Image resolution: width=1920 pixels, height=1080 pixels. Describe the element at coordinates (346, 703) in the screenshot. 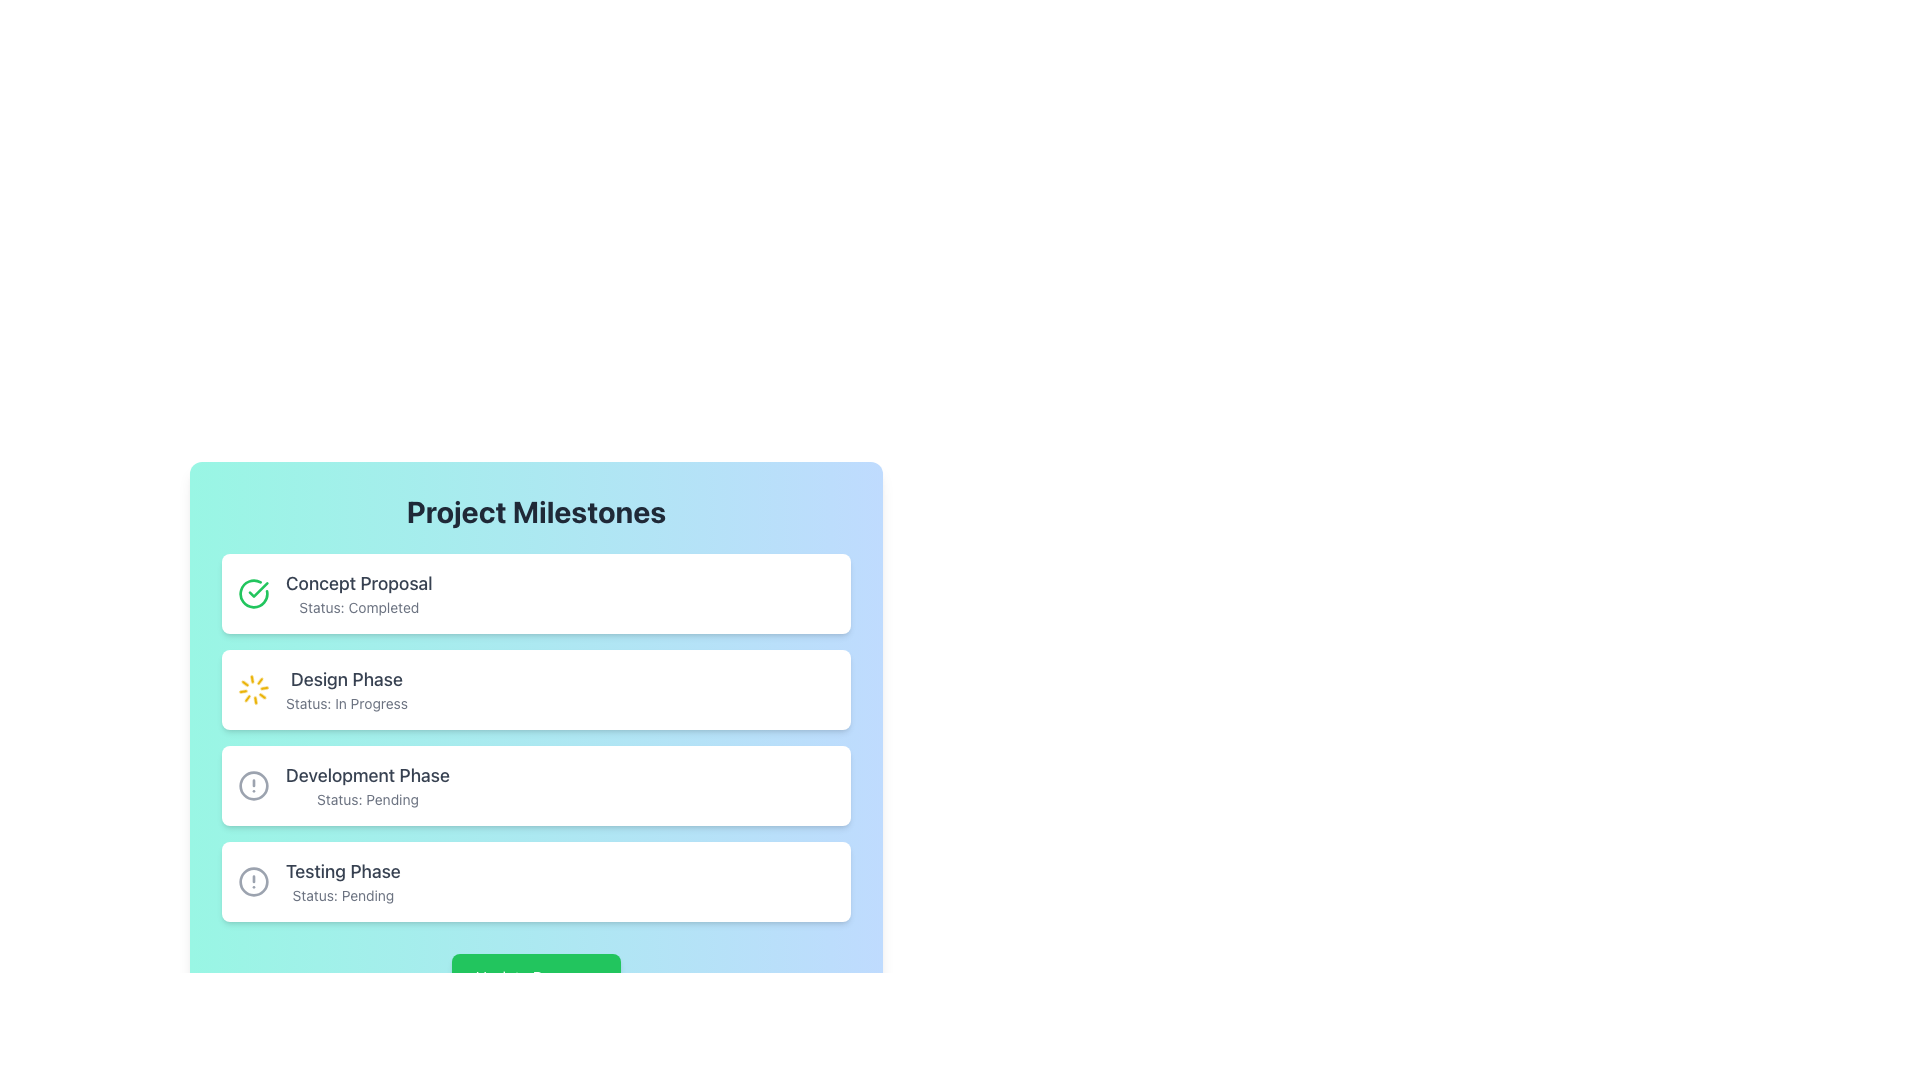

I see `the informational text label indicating the current status of the project phase as 'In Progress' located below the 'Design Phase' headline in the 'Project Milestones' list` at that location.